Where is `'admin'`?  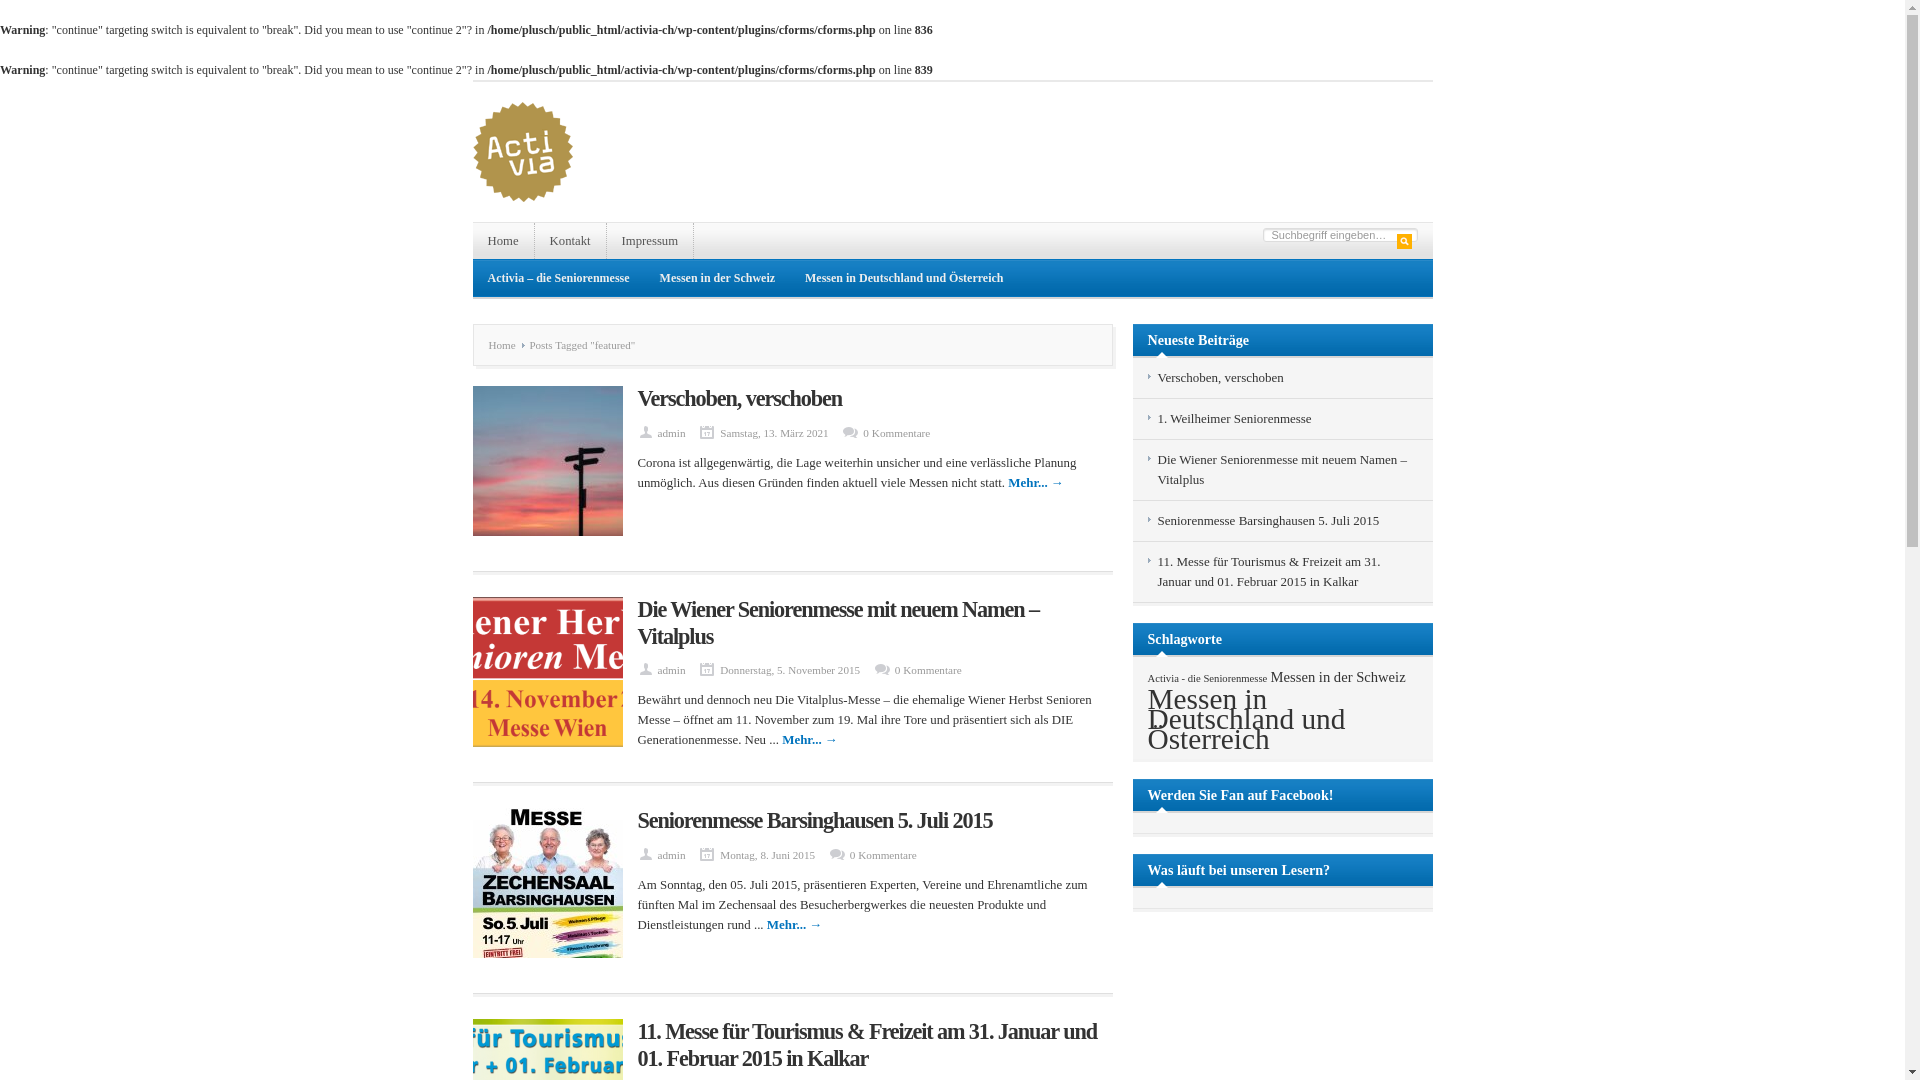
'admin' is located at coordinates (657, 855).